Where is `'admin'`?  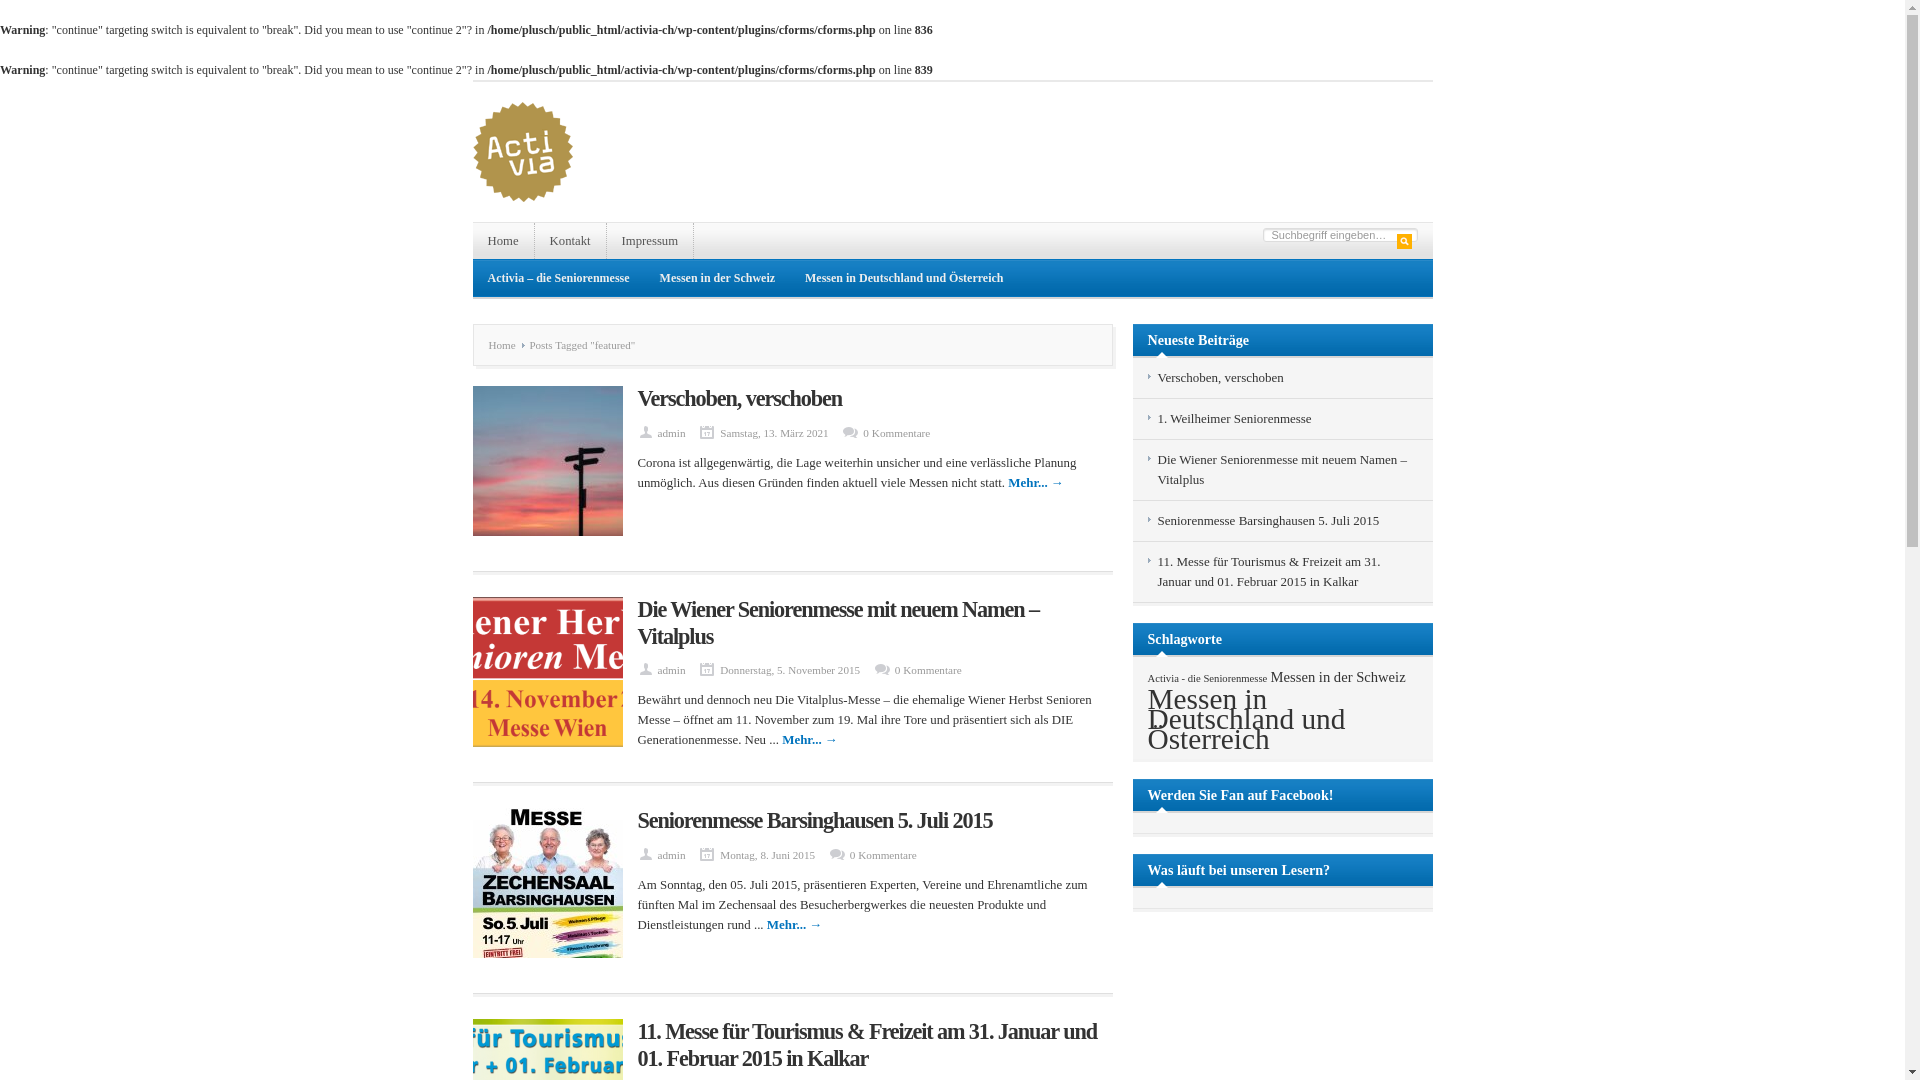
'admin' is located at coordinates (657, 855).